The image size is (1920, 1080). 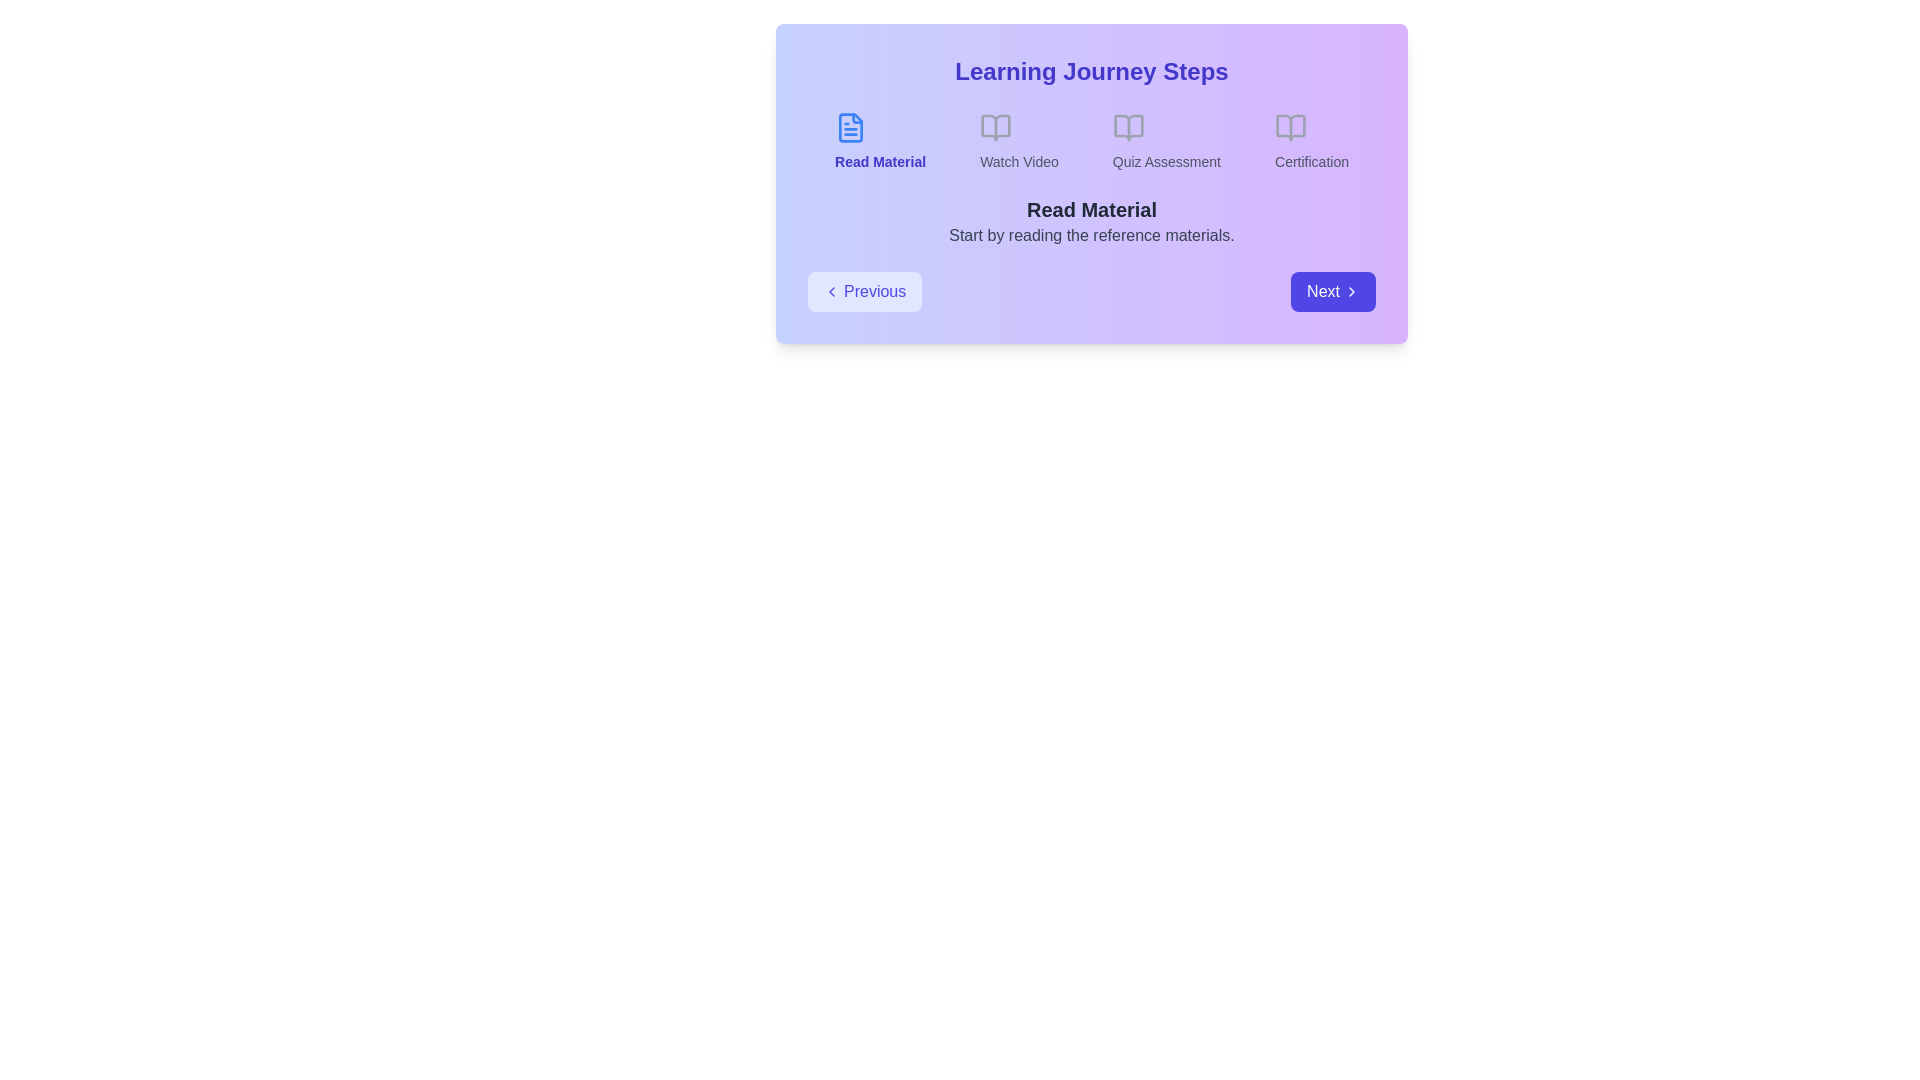 I want to click on the SVG icon resembling an open book, which is the second icon in a horizontal menu layout, so click(x=996, y=127).